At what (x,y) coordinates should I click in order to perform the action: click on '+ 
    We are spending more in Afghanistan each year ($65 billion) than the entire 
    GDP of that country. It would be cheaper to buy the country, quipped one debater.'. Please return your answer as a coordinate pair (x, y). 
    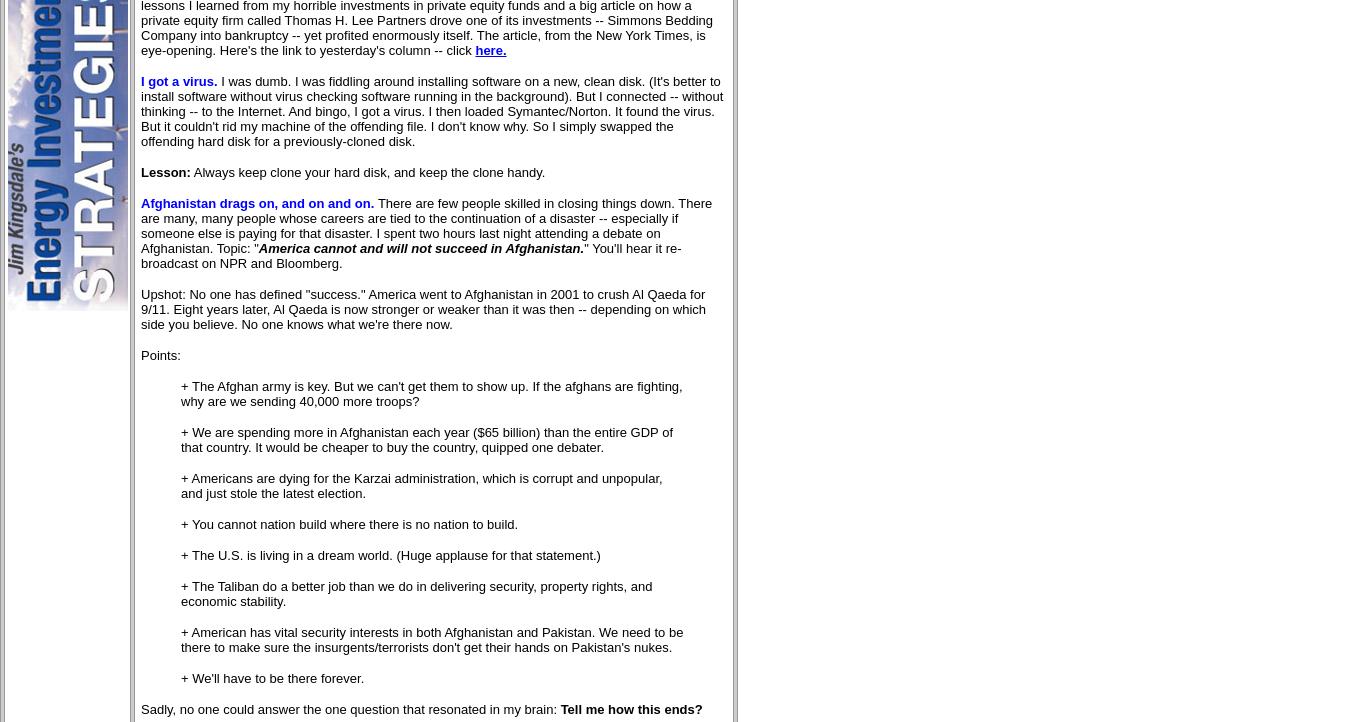
    Looking at the image, I should click on (427, 438).